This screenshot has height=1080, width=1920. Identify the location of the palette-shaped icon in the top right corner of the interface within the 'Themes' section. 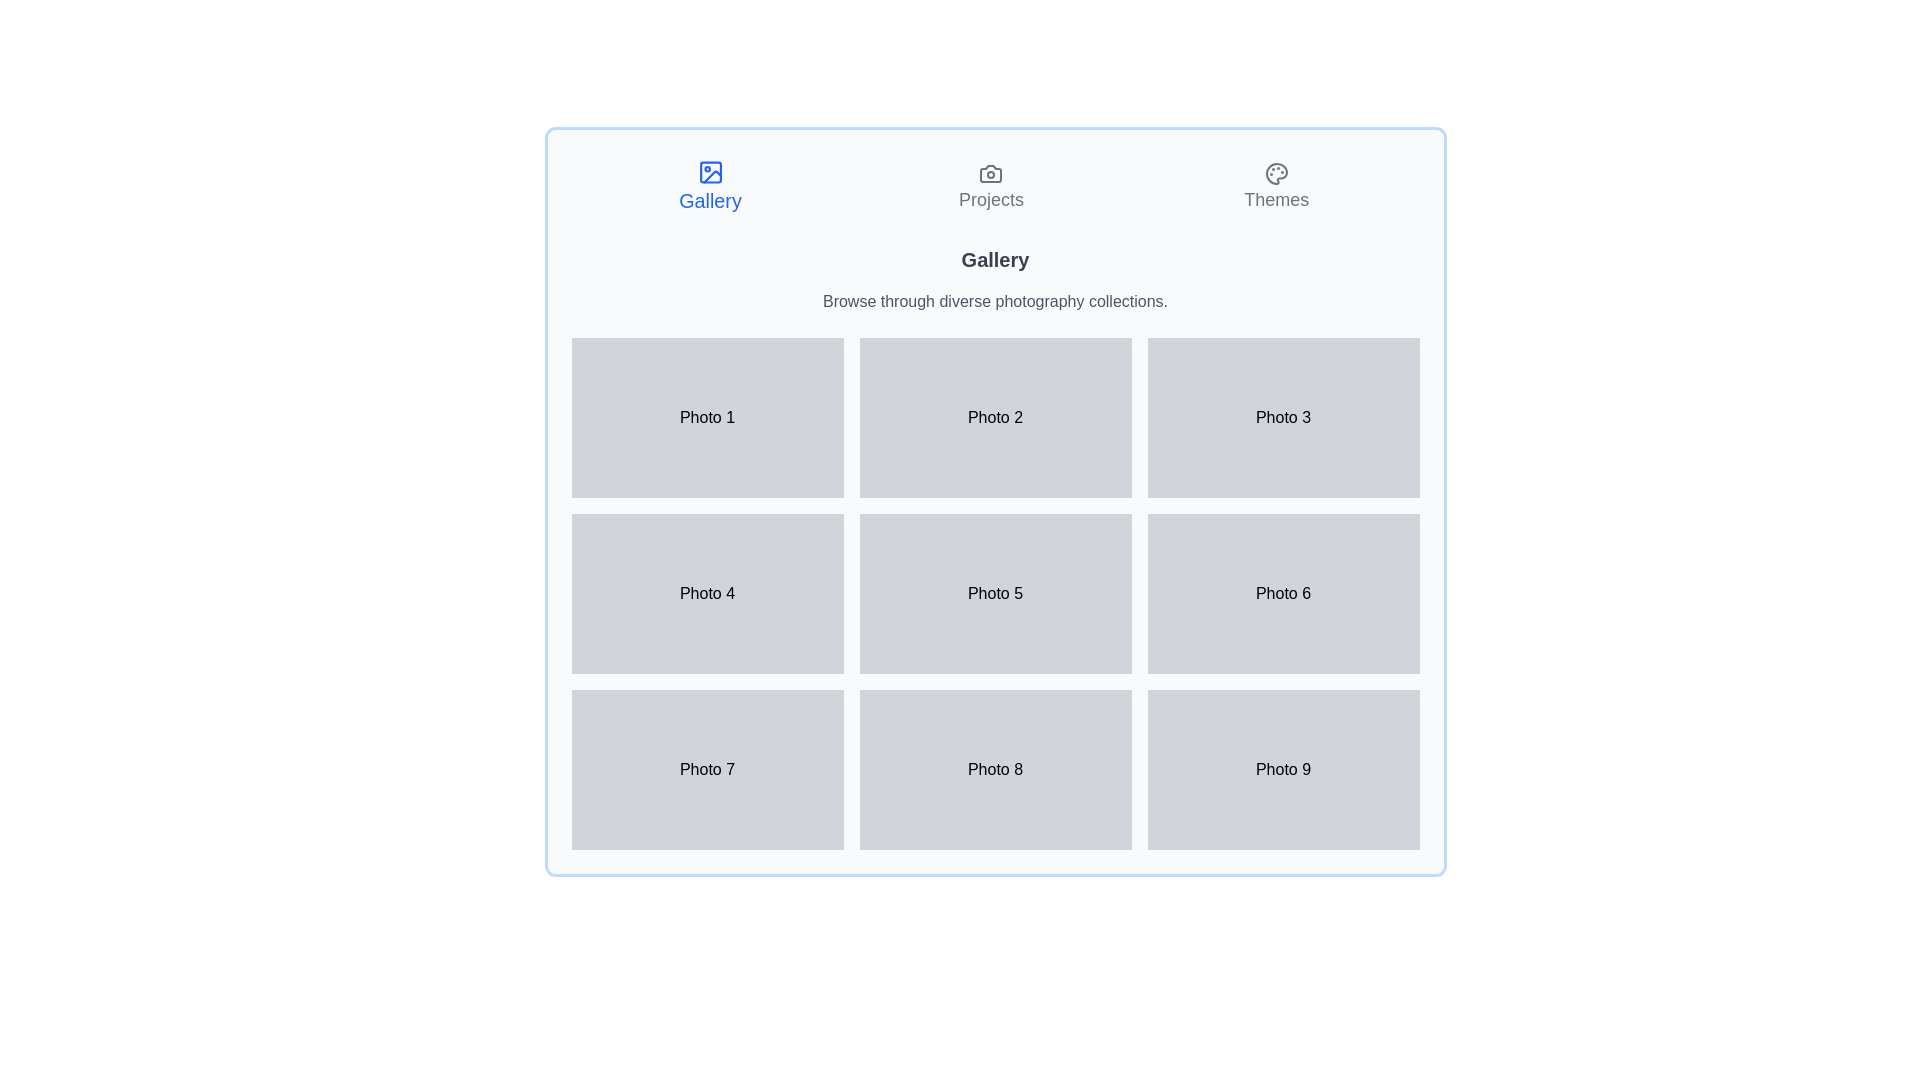
(1275, 172).